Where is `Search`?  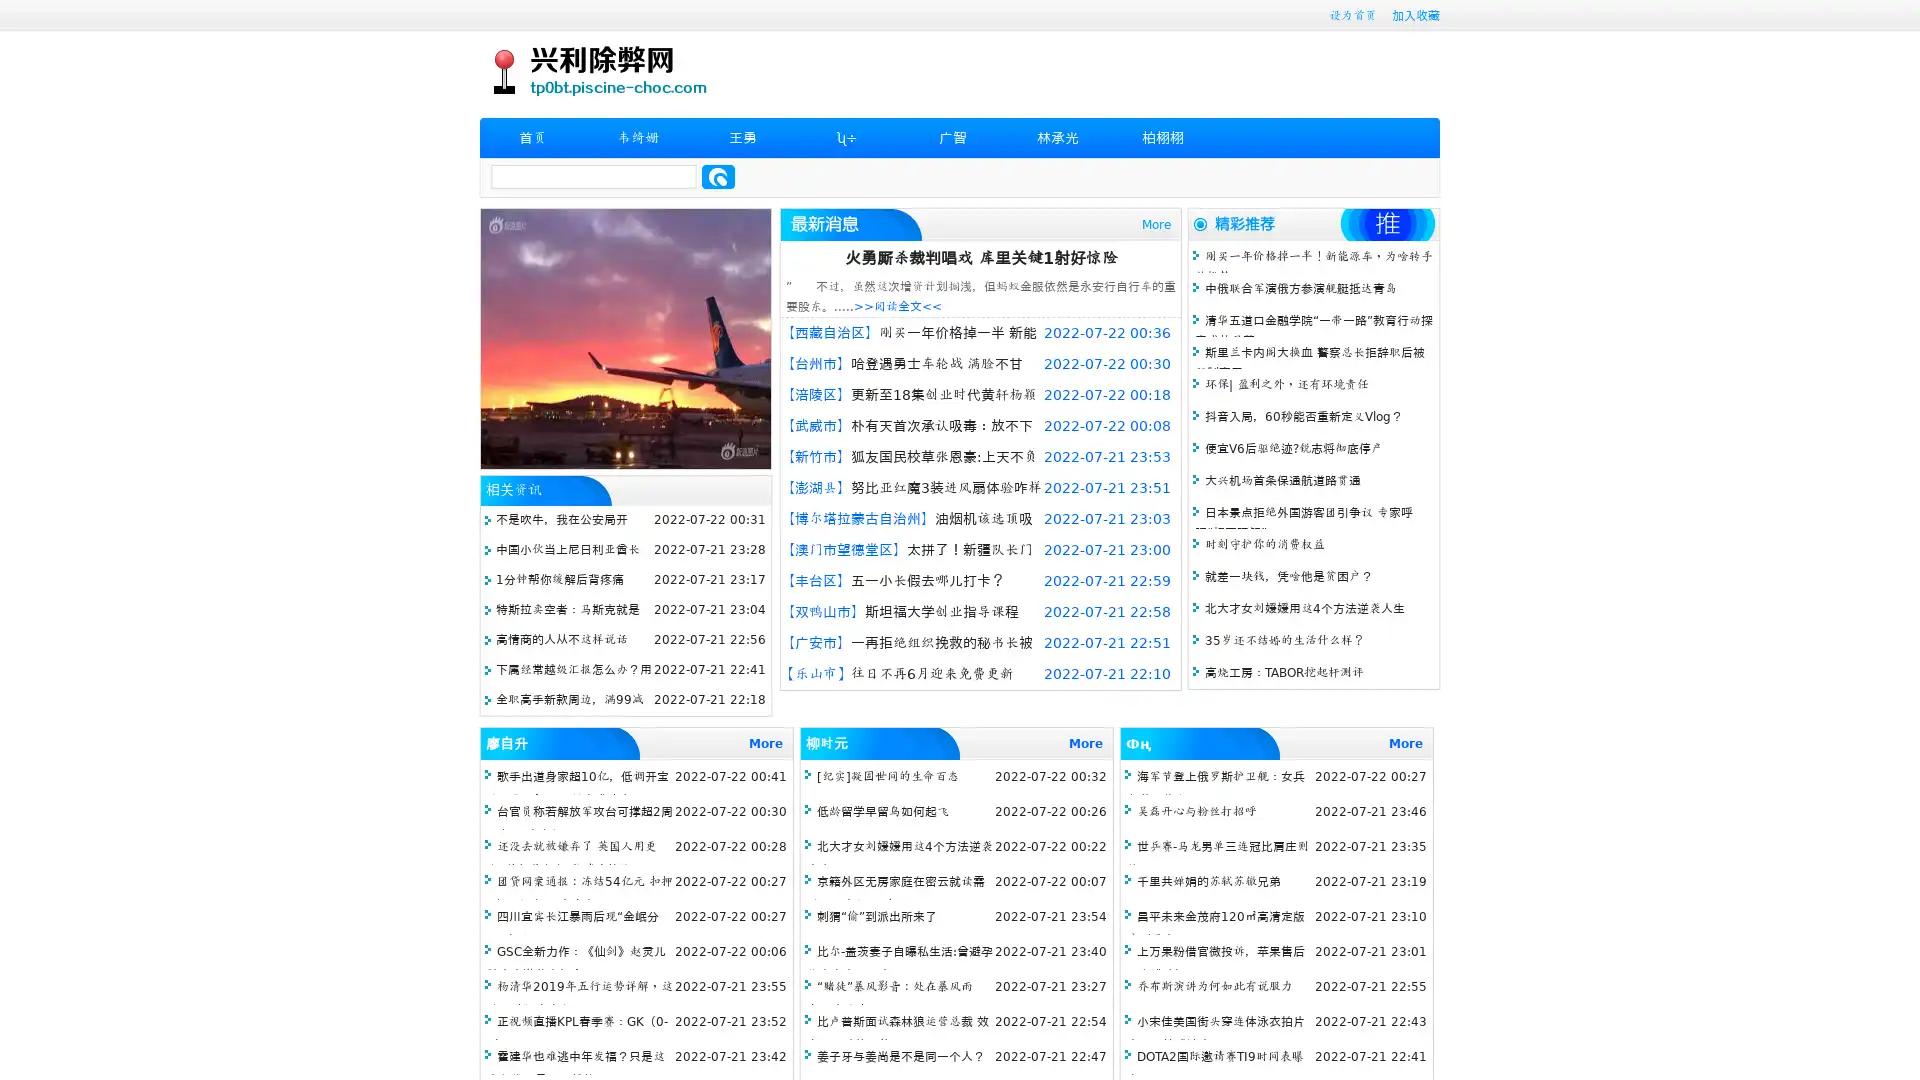
Search is located at coordinates (718, 176).